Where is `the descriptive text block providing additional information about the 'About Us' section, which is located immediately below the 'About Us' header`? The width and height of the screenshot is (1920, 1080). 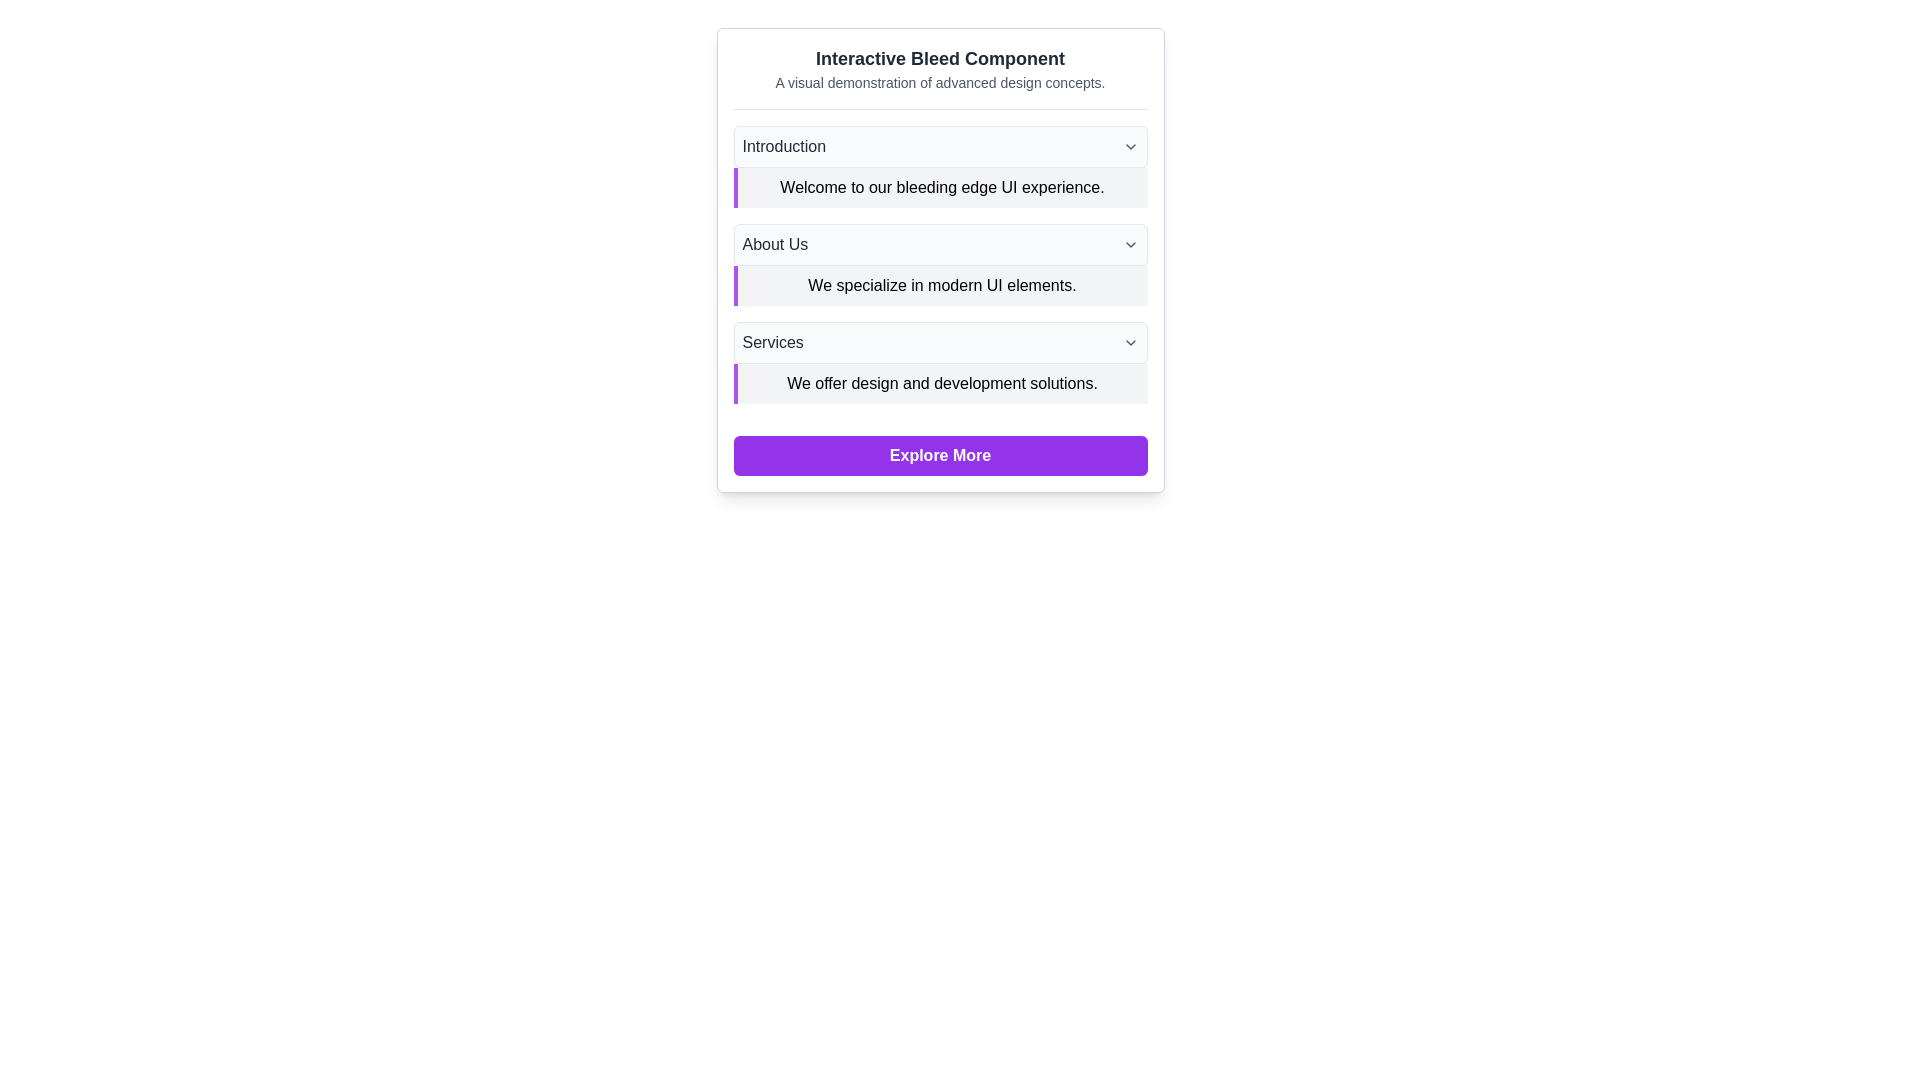
the descriptive text block providing additional information about the 'About Us' section, which is located immediately below the 'About Us' header is located at coordinates (939, 285).